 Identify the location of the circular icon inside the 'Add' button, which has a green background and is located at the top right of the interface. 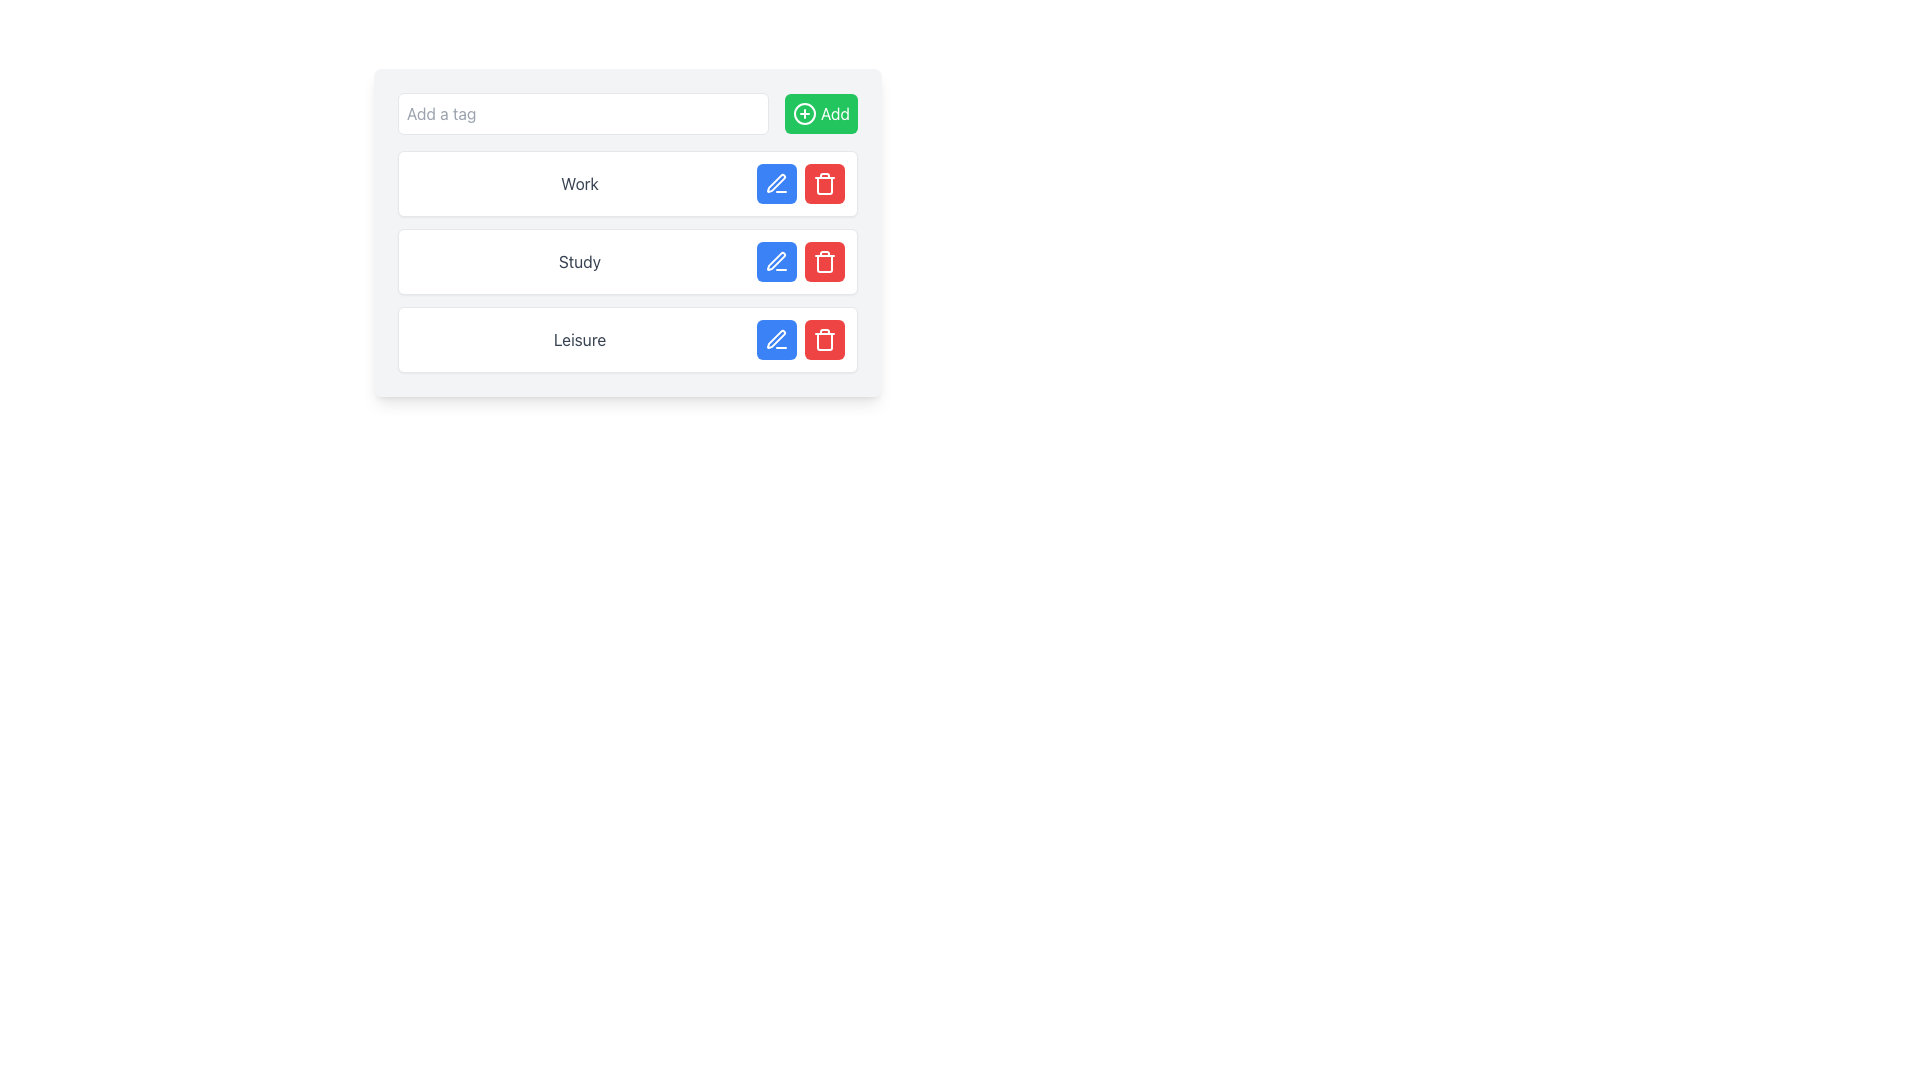
(805, 114).